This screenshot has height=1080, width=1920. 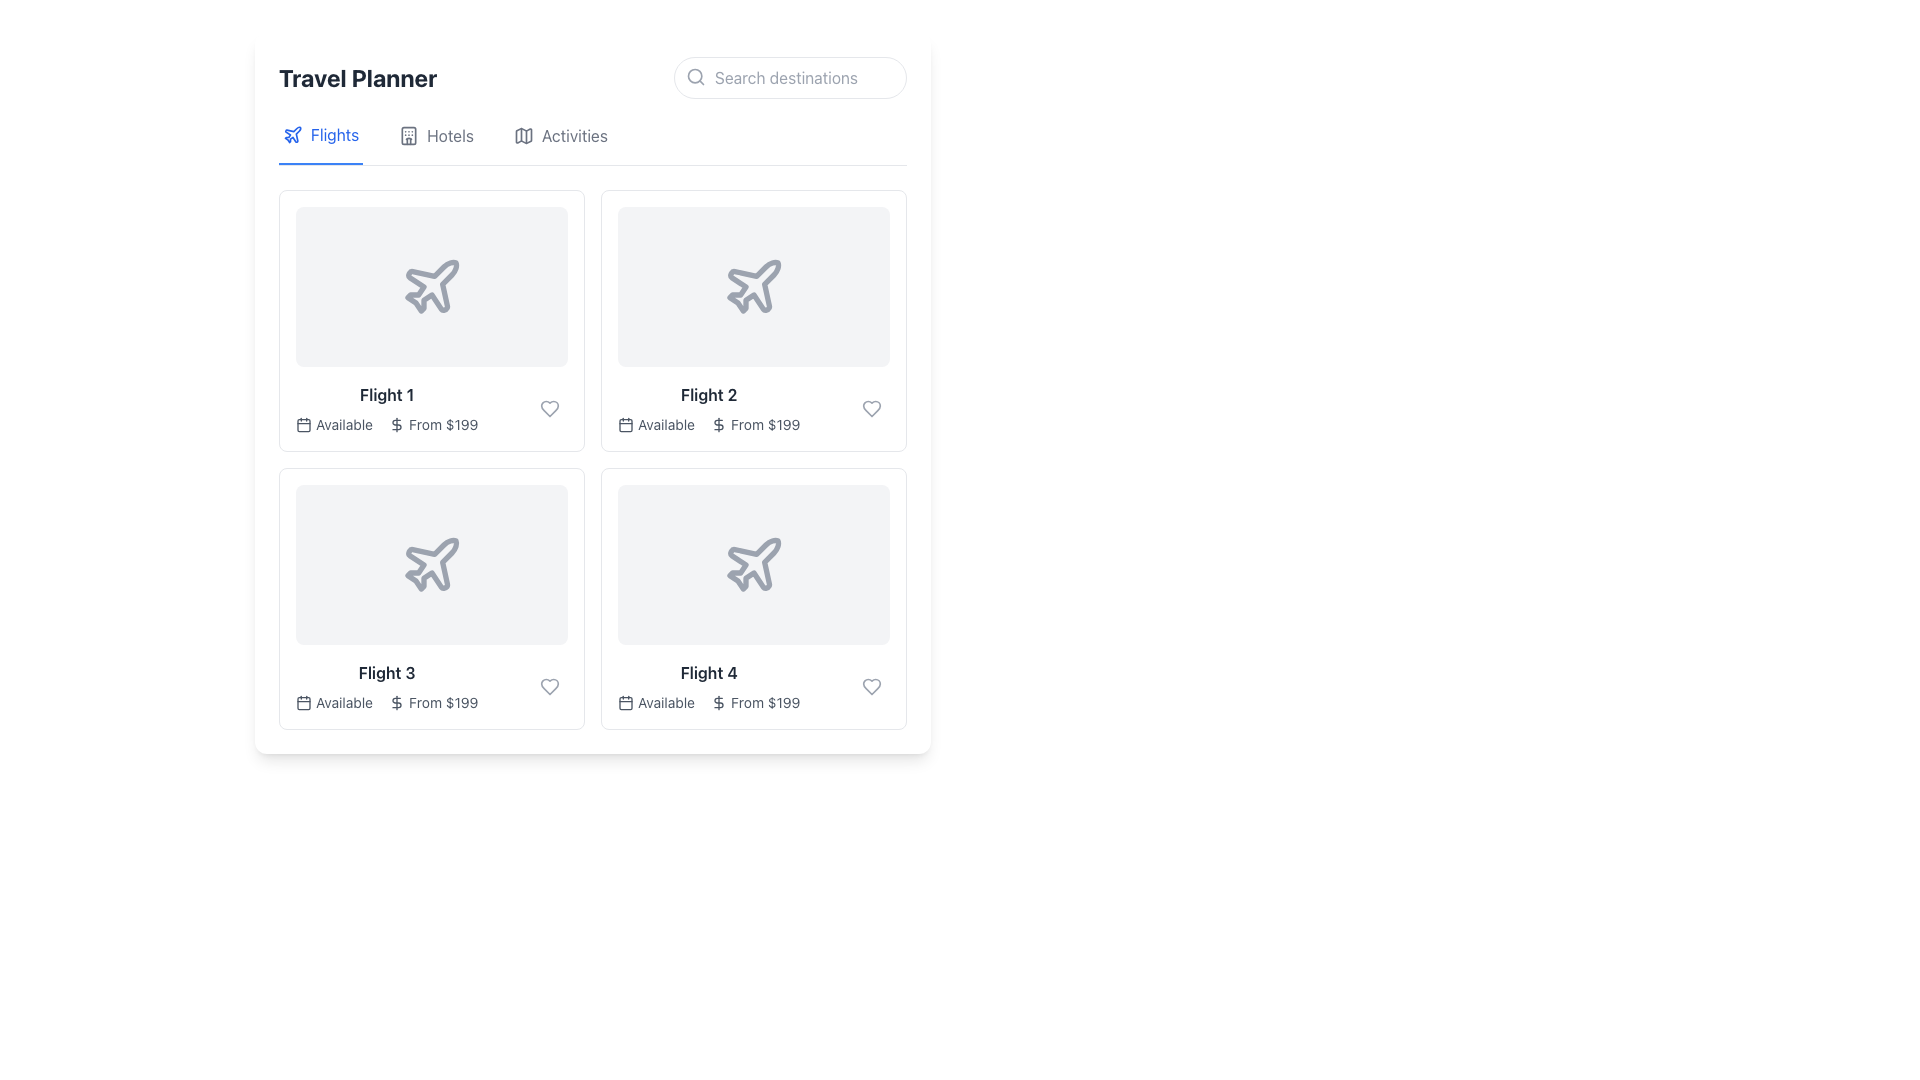 I want to click on the airplane icon representing flight options in the second row and first column of the travel planner's grid layout, so click(x=431, y=564).